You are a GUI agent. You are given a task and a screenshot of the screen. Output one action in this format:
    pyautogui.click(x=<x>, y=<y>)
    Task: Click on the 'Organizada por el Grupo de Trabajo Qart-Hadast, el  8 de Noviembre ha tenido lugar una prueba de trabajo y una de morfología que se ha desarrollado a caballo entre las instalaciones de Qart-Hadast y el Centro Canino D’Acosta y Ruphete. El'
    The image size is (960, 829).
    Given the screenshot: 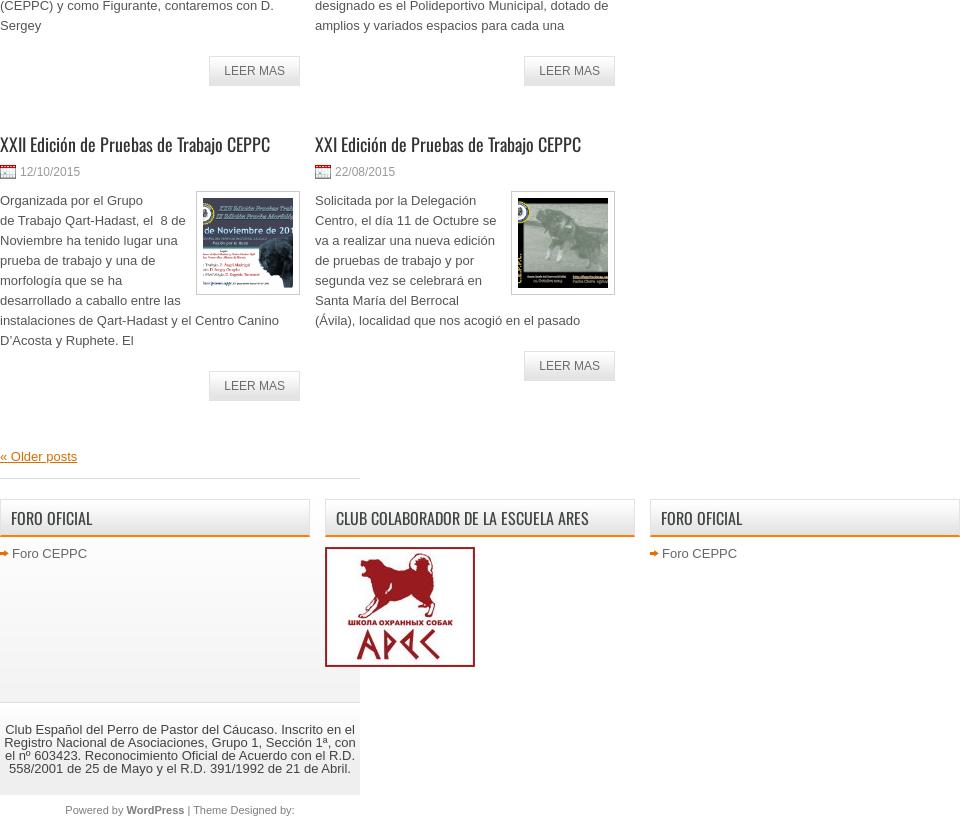 What is the action you would take?
    pyautogui.click(x=138, y=269)
    